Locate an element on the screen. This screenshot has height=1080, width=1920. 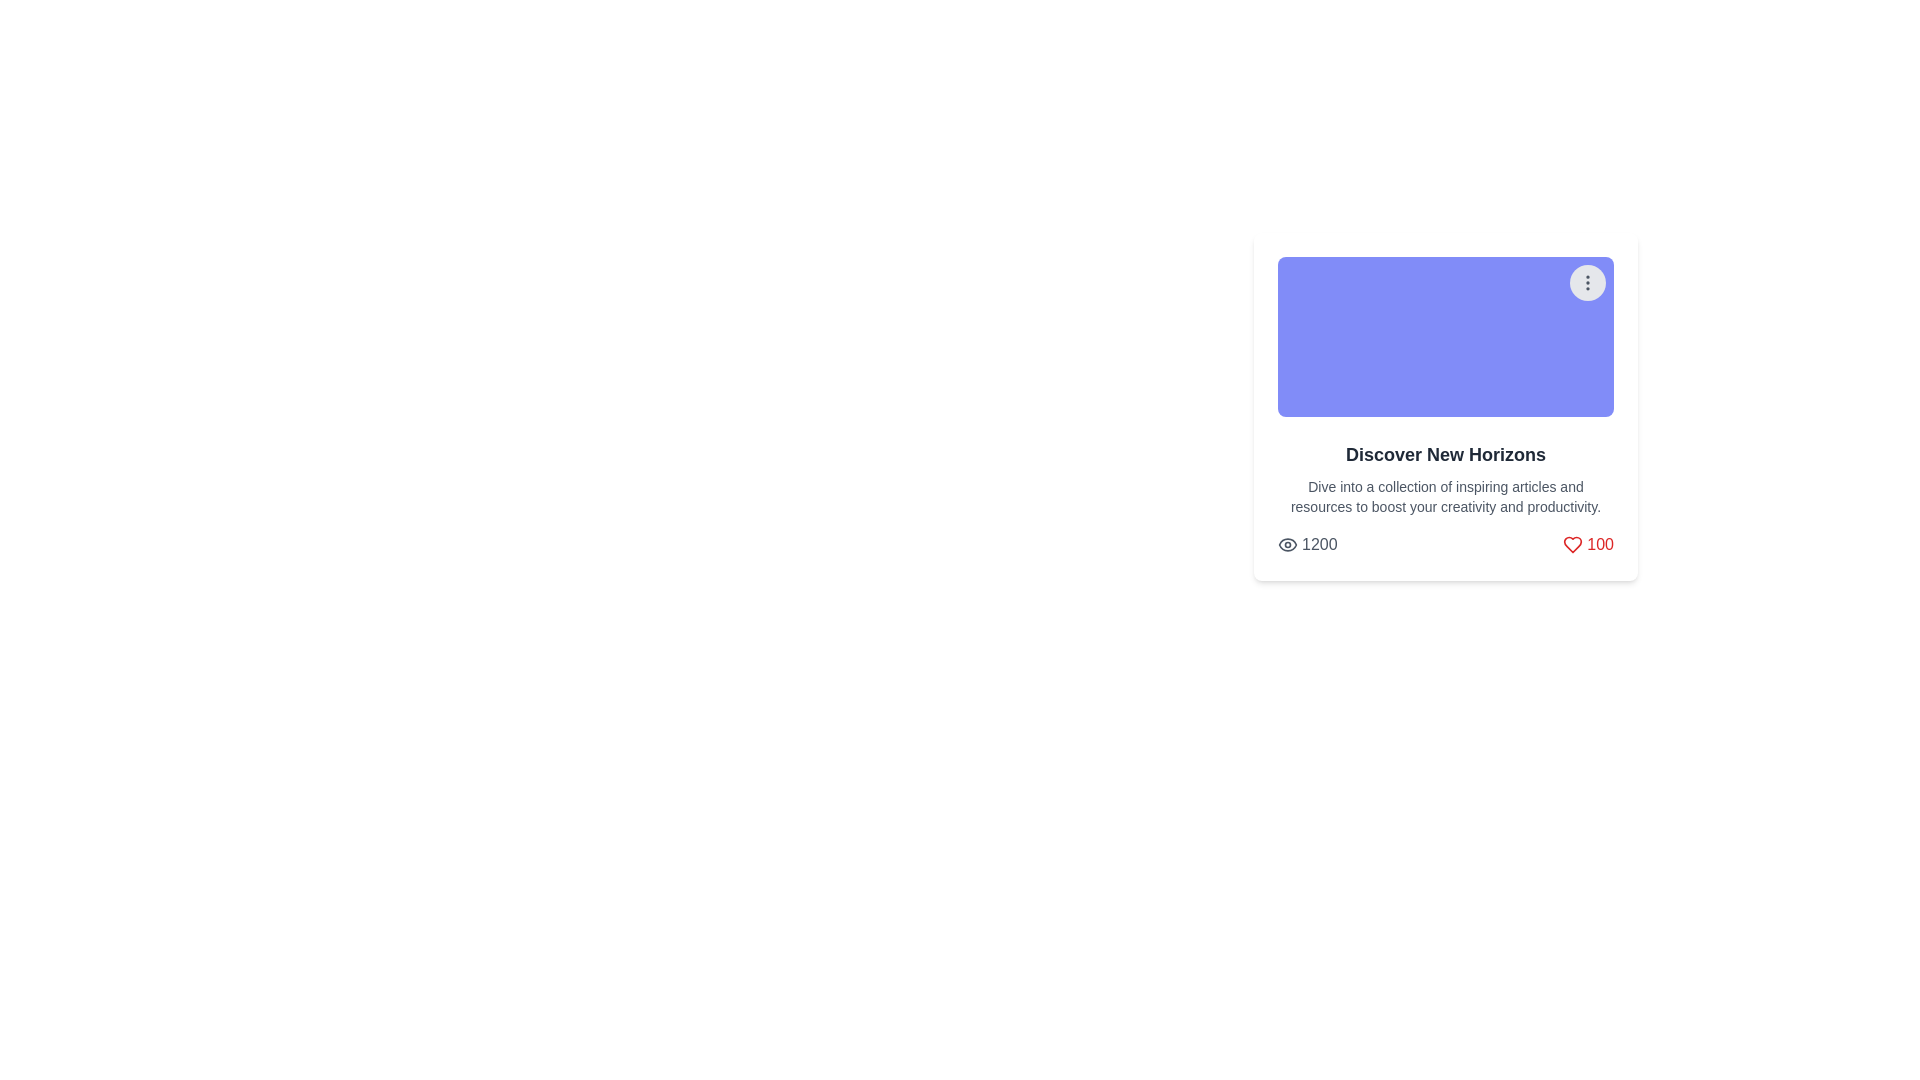
the heart icon located in the bottom-right part of the card component is located at coordinates (1572, 544).